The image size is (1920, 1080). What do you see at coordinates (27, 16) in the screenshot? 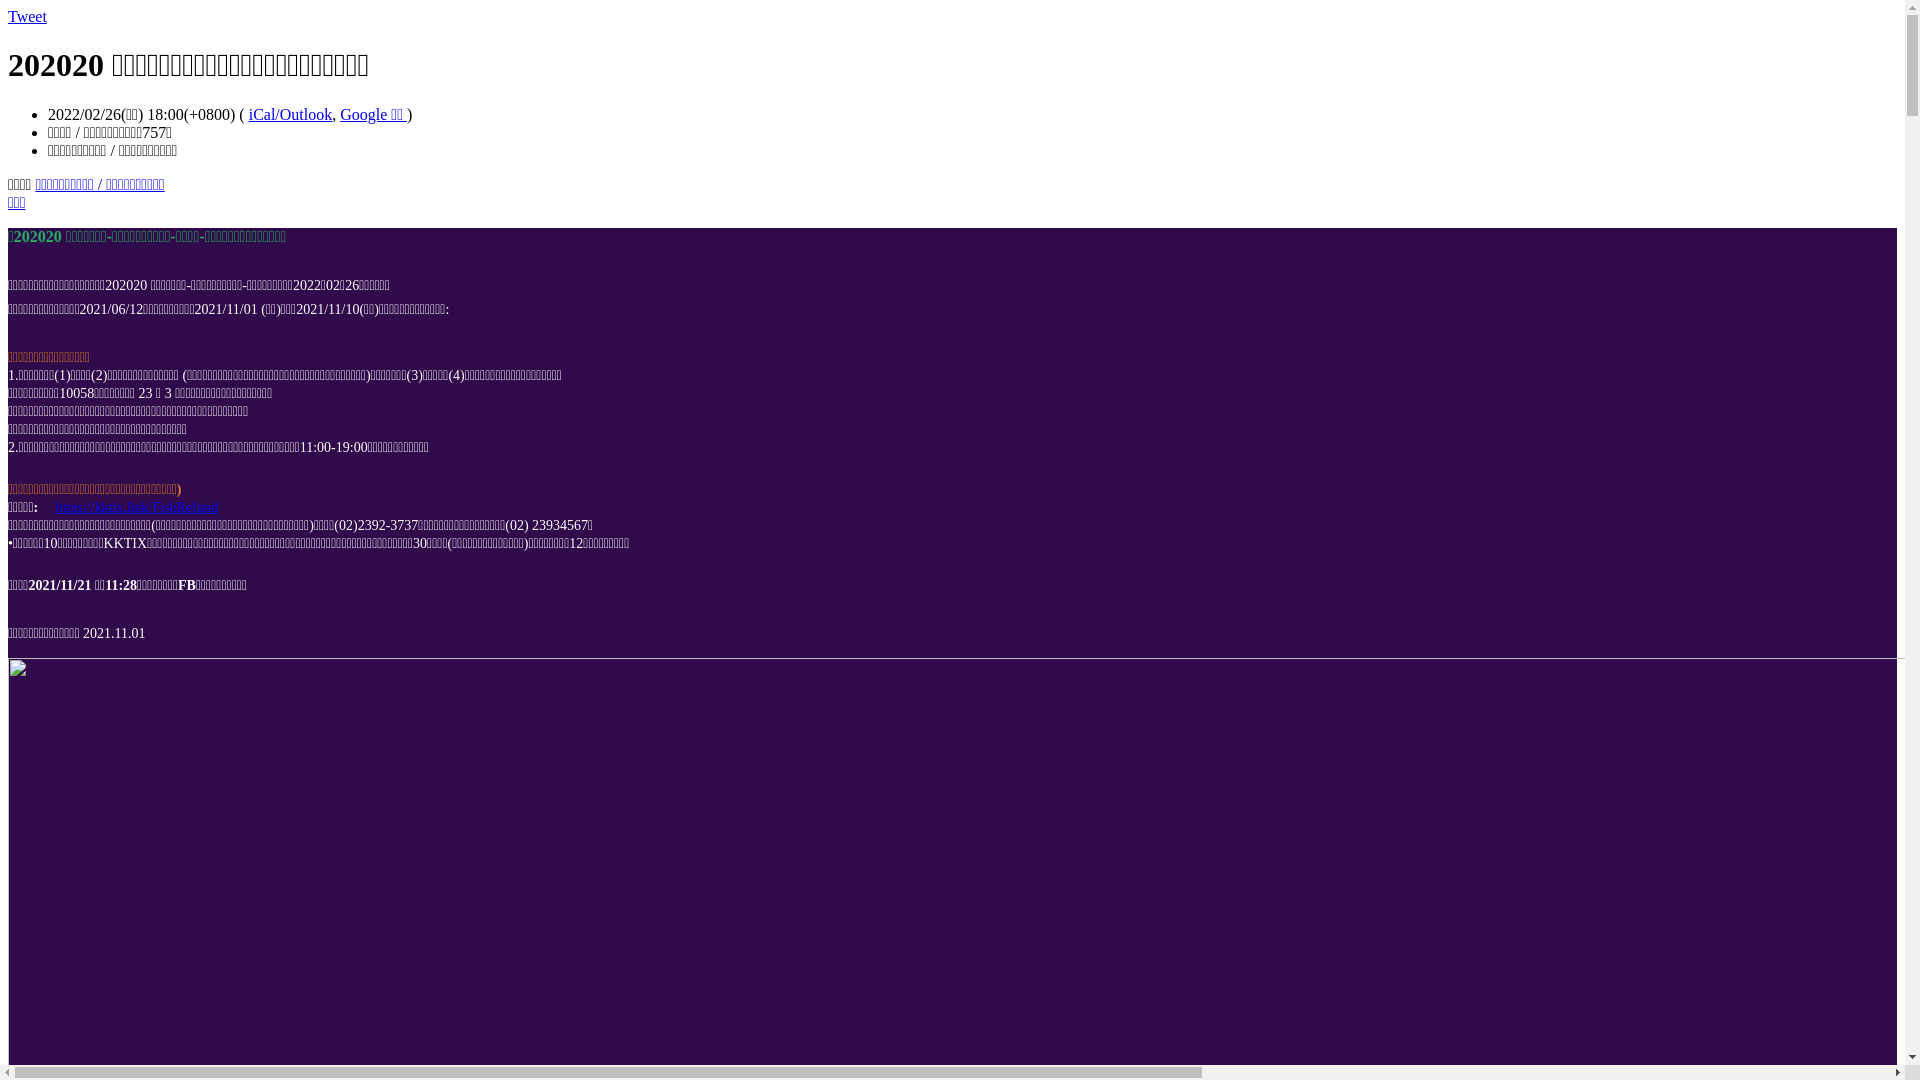
I see `'Tweet'` at bounding box center [27, 16].